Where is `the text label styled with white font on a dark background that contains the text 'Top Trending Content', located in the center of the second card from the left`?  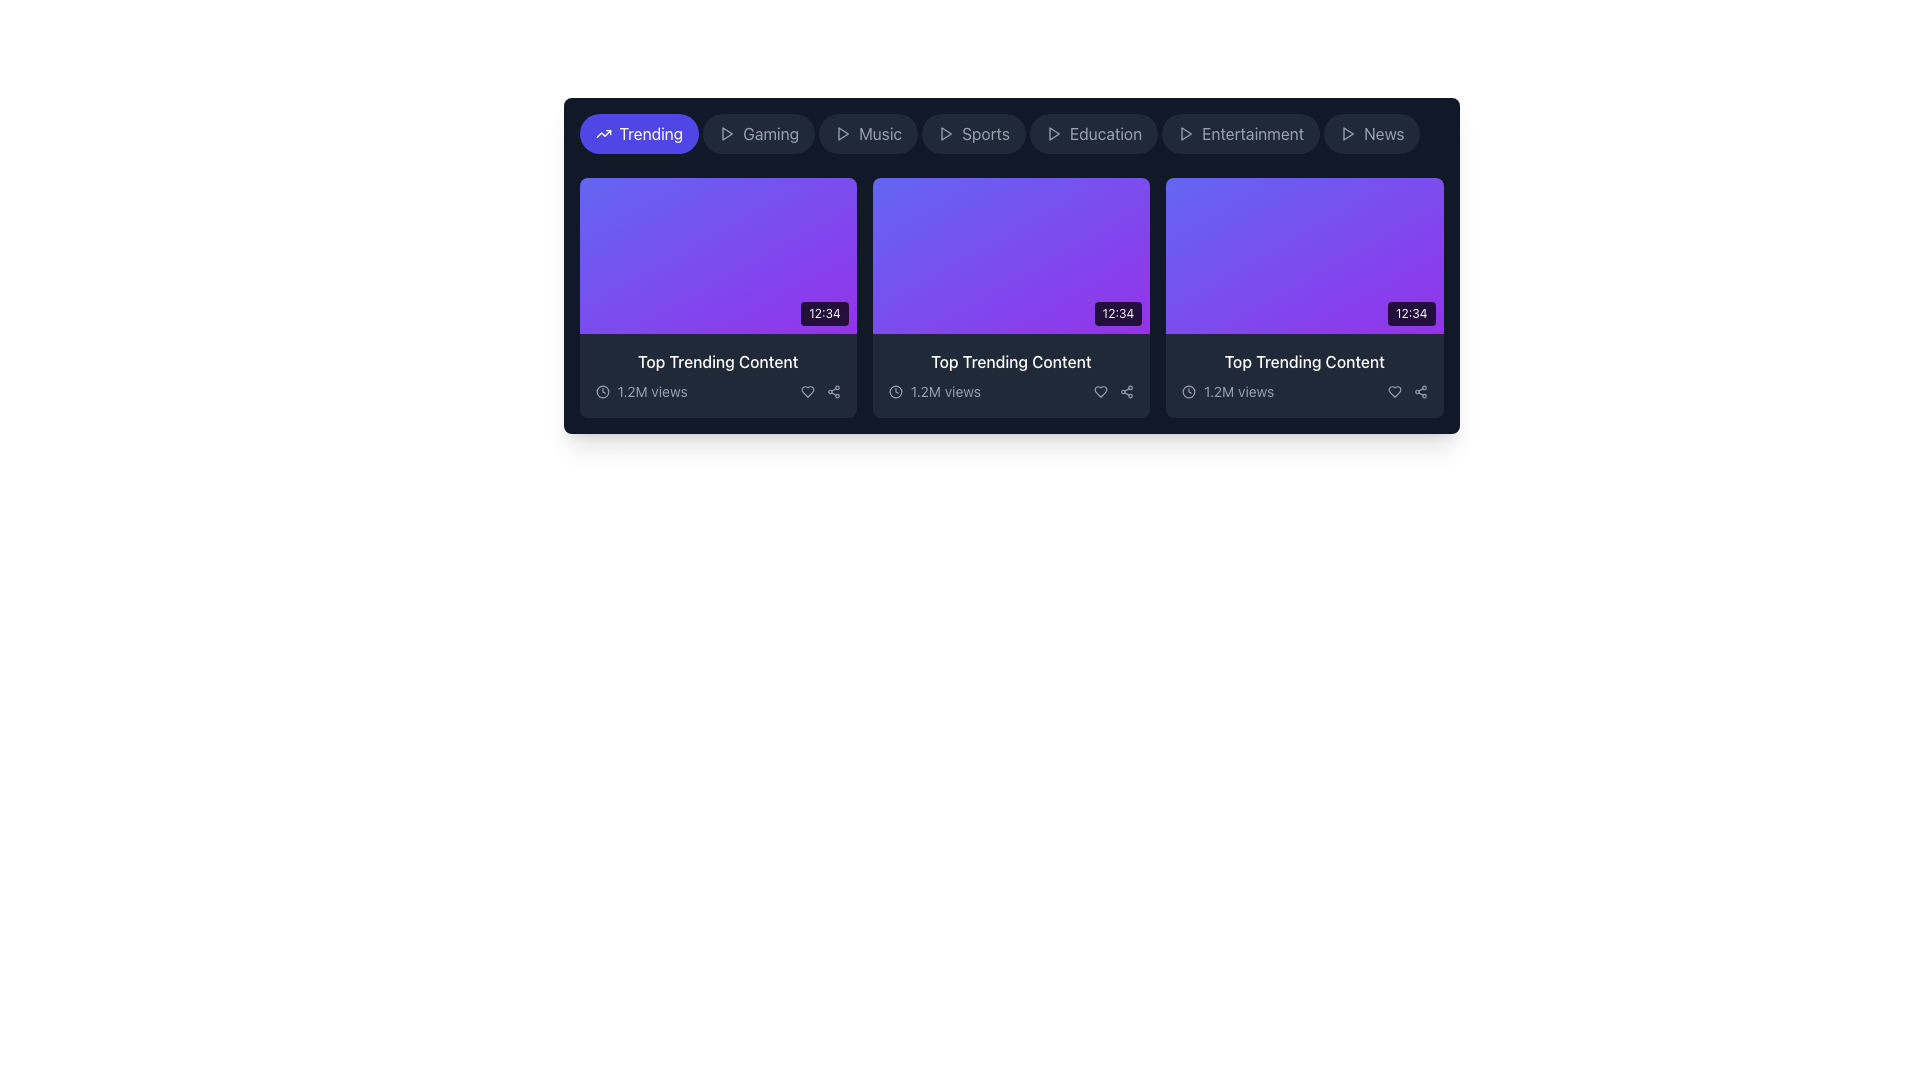 the text label styled with white font on a dark background that contains the text 'Top Trending Content', located in the center of the second card from the left is located at coordinates (1011, 362).